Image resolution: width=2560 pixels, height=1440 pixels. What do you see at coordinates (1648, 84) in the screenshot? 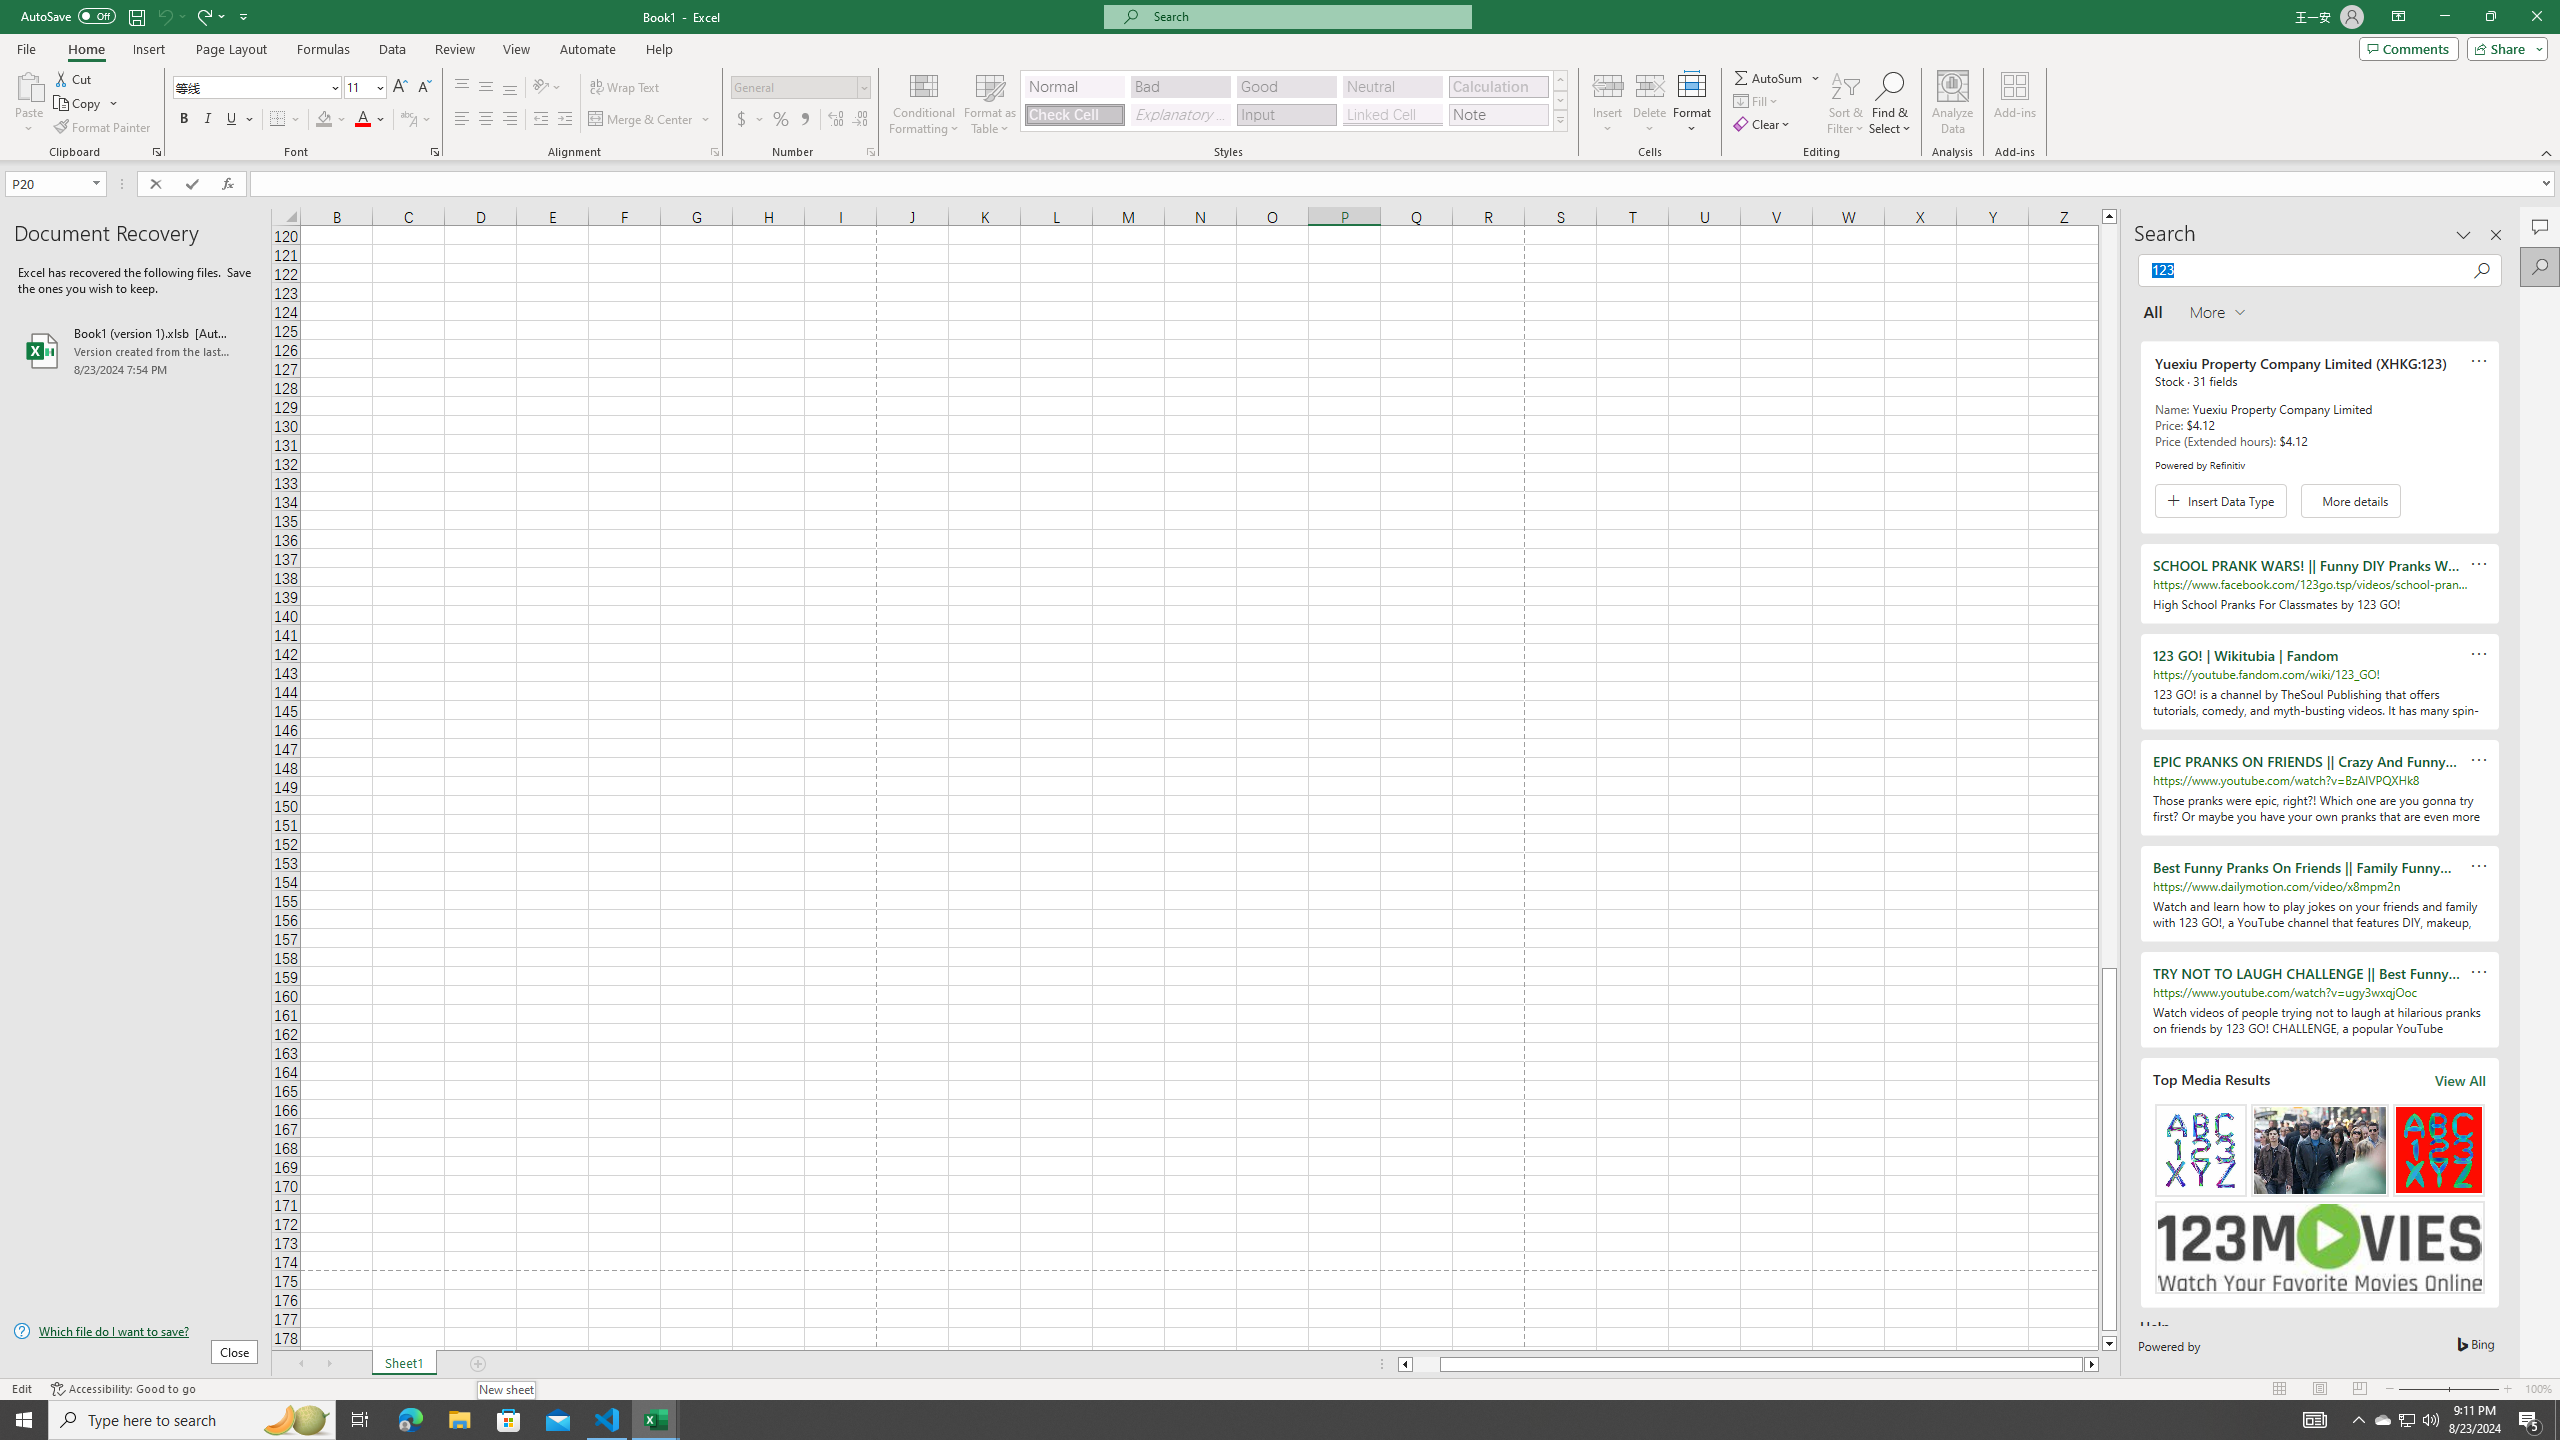
I see `'Delete Cells...'` at bounding box center [1648, 84].